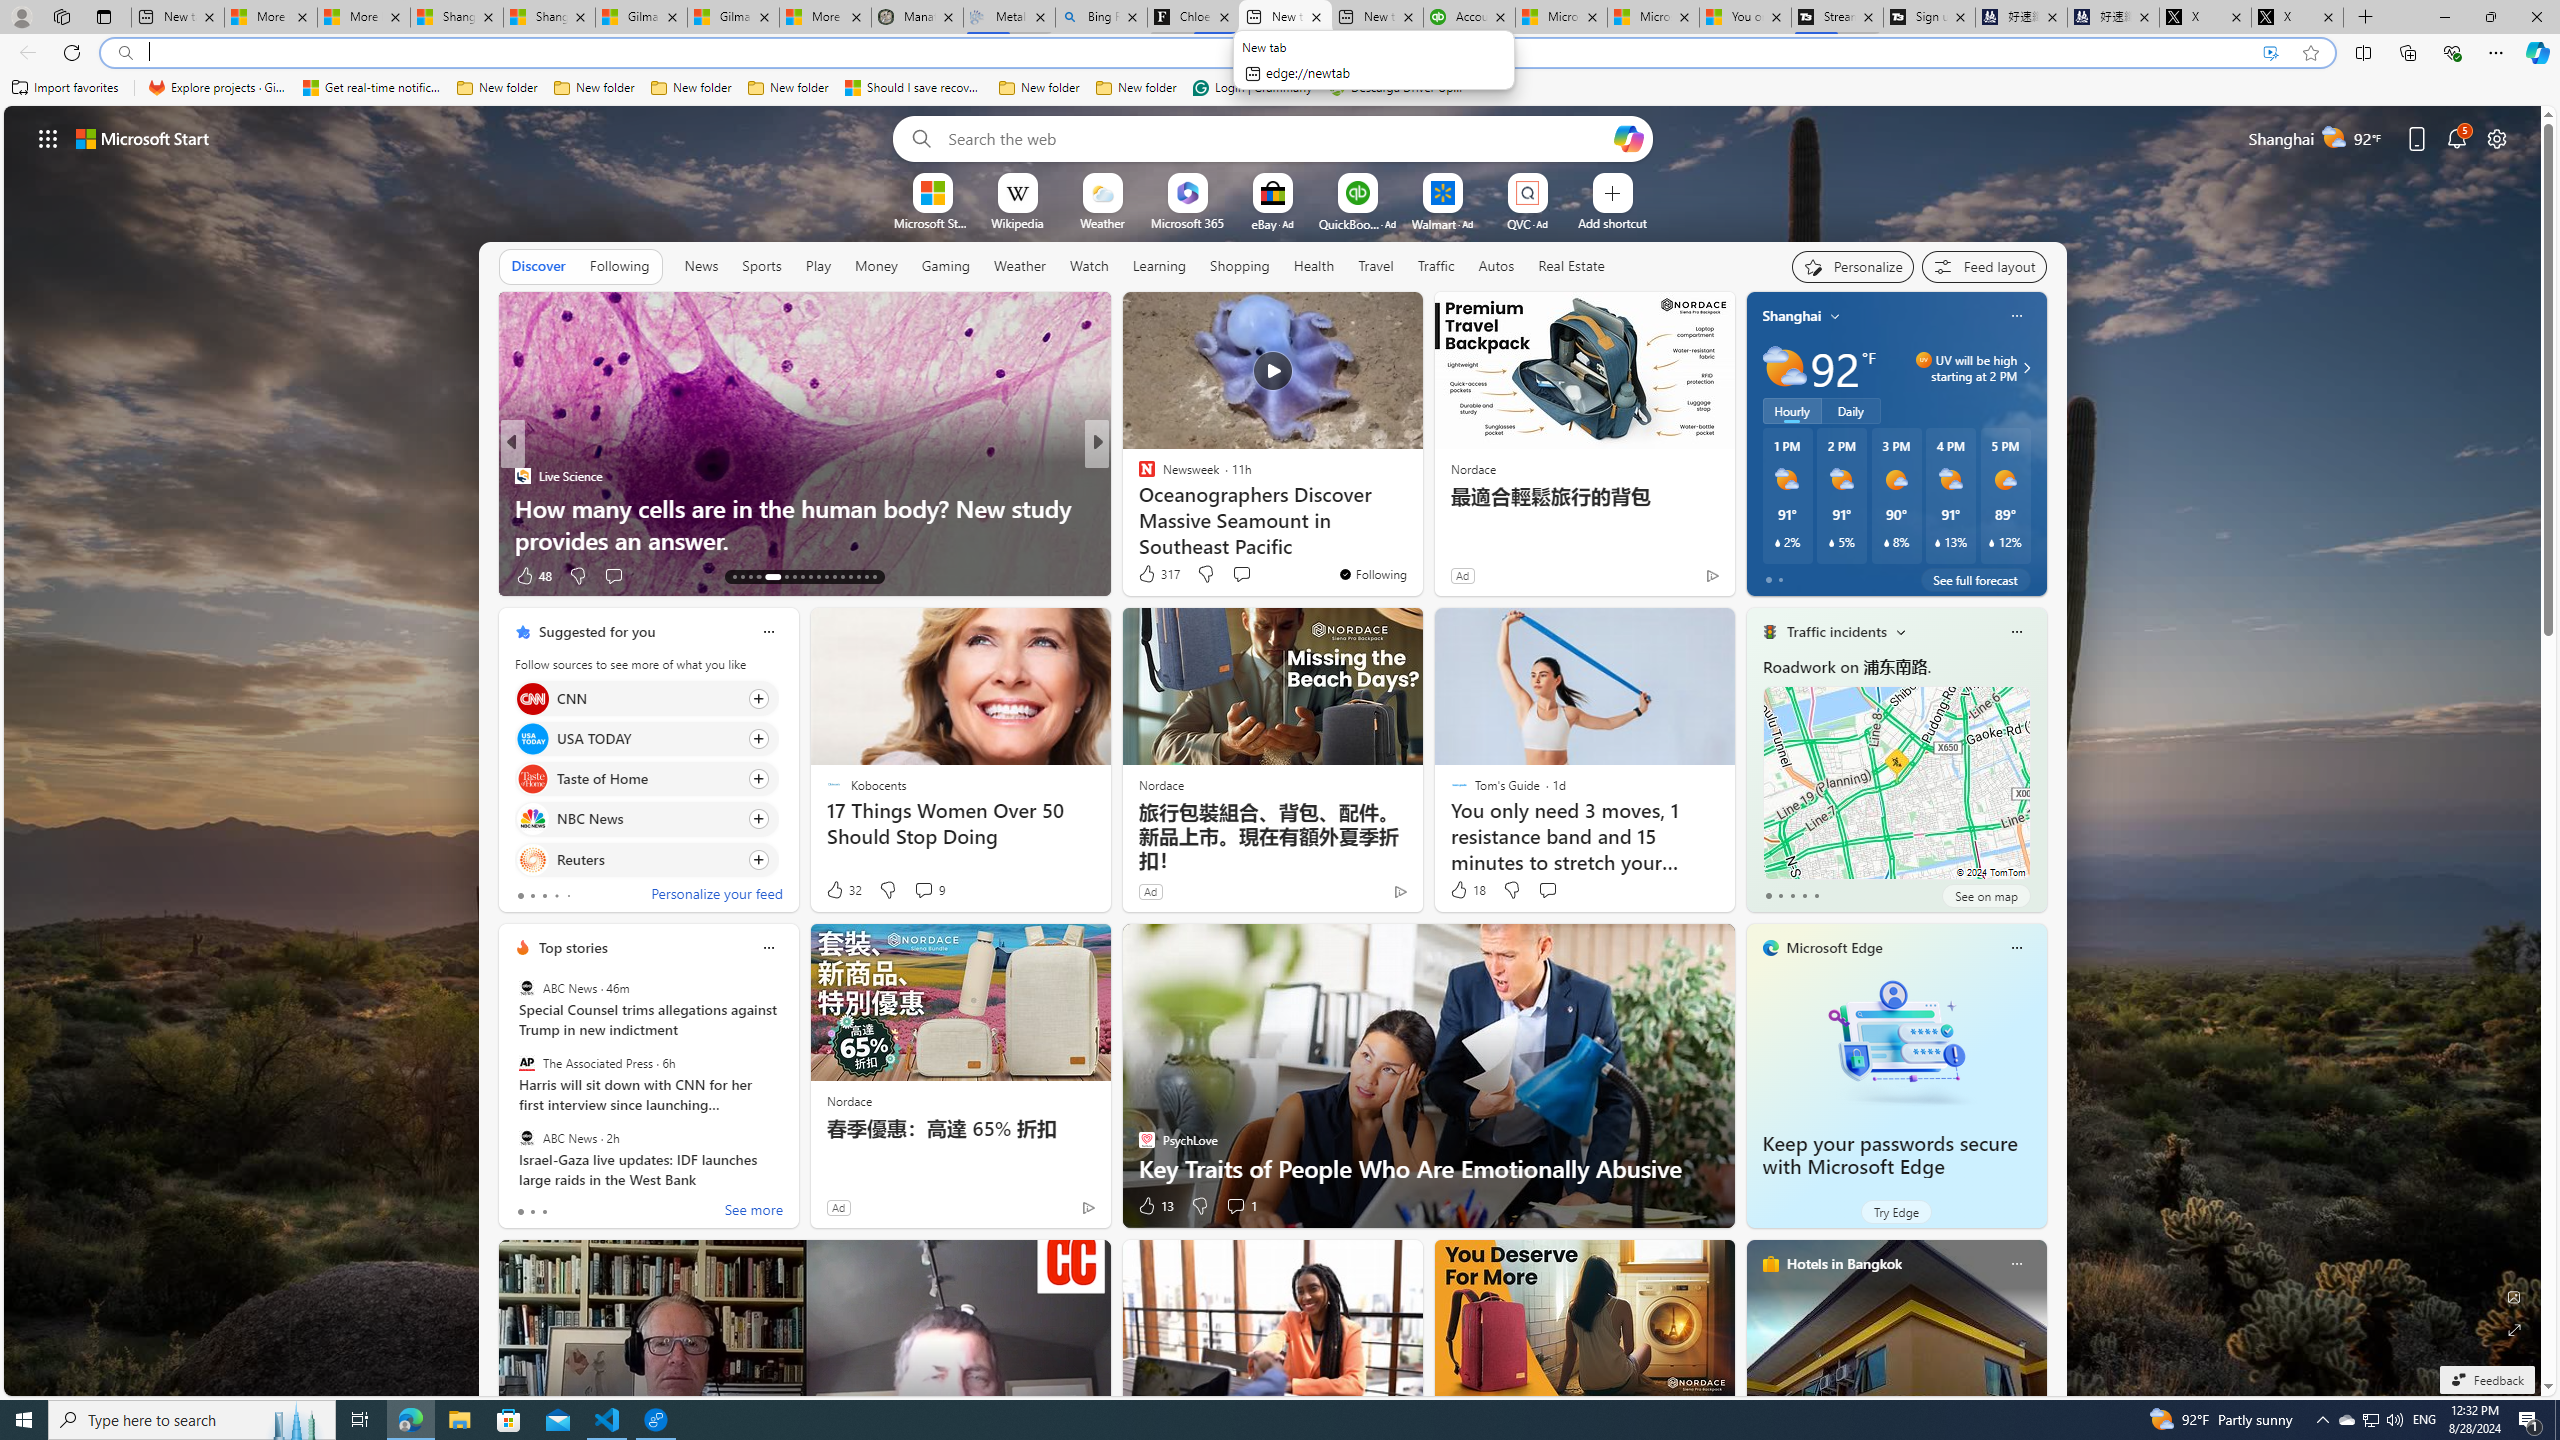 The width and height of the screenshot is (2560, 1440). Describe the element at coordinates (758, 577) in the screenshot. I see `'AutomationID: tab-16'` at that location.